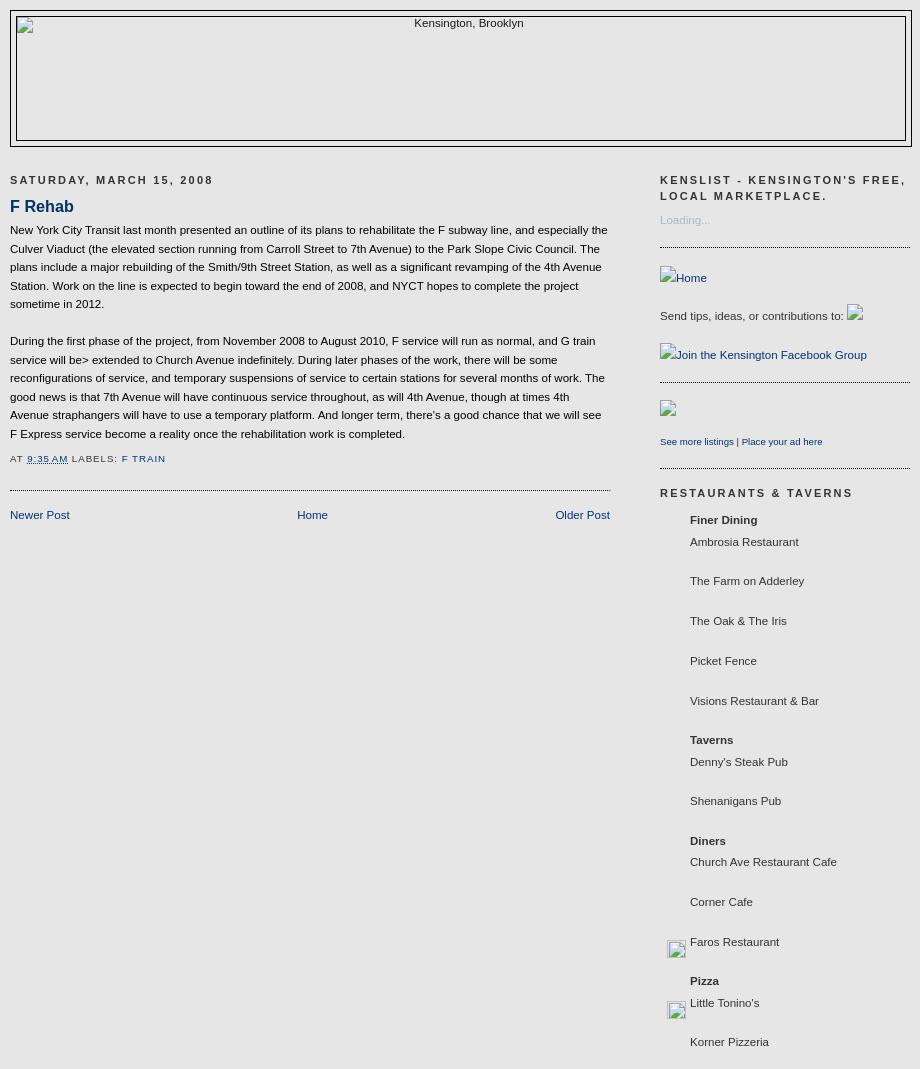  I want to click on 'Ambrosia Restaurant', so click(744, 541).